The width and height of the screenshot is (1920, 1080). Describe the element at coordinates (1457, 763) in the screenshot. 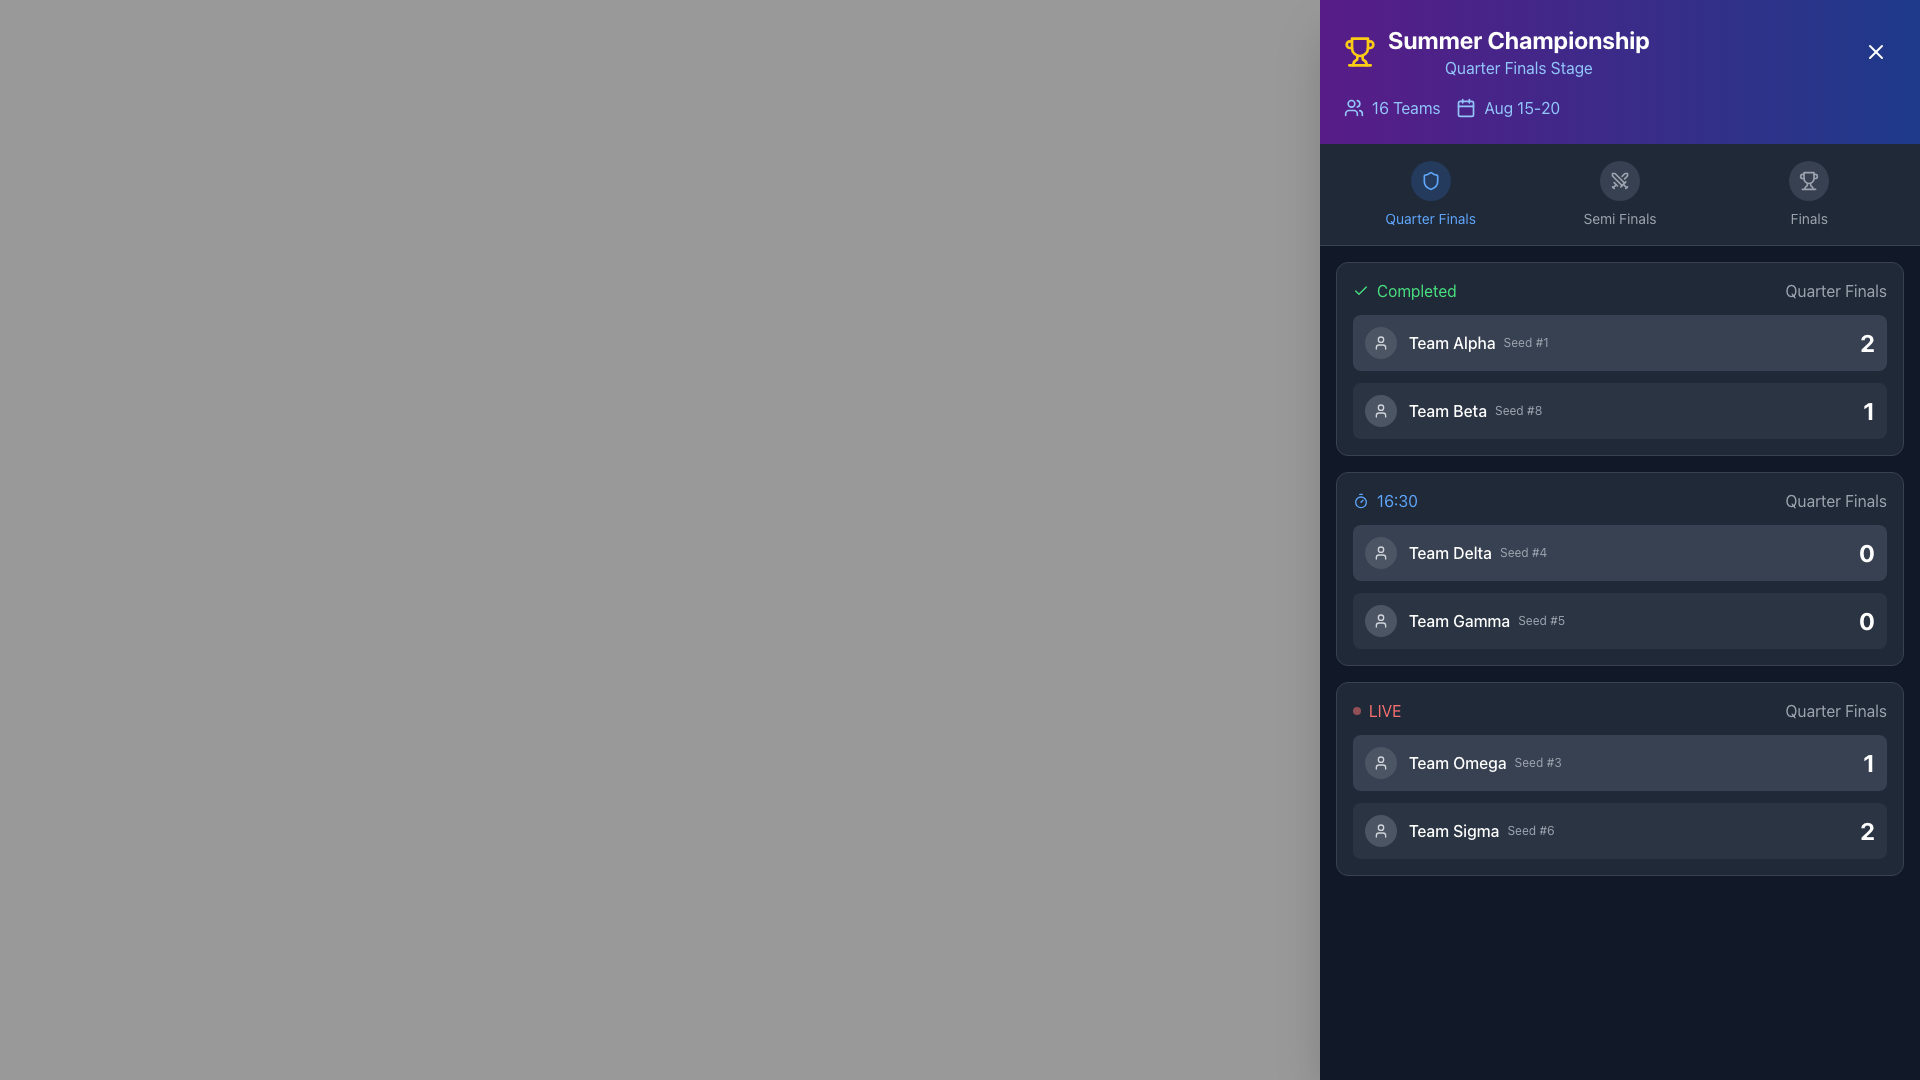

I see `text 'Team Omega' displayed in white color in the 'LIVE' subsection of the 'Quarter Finals' section` at that location.